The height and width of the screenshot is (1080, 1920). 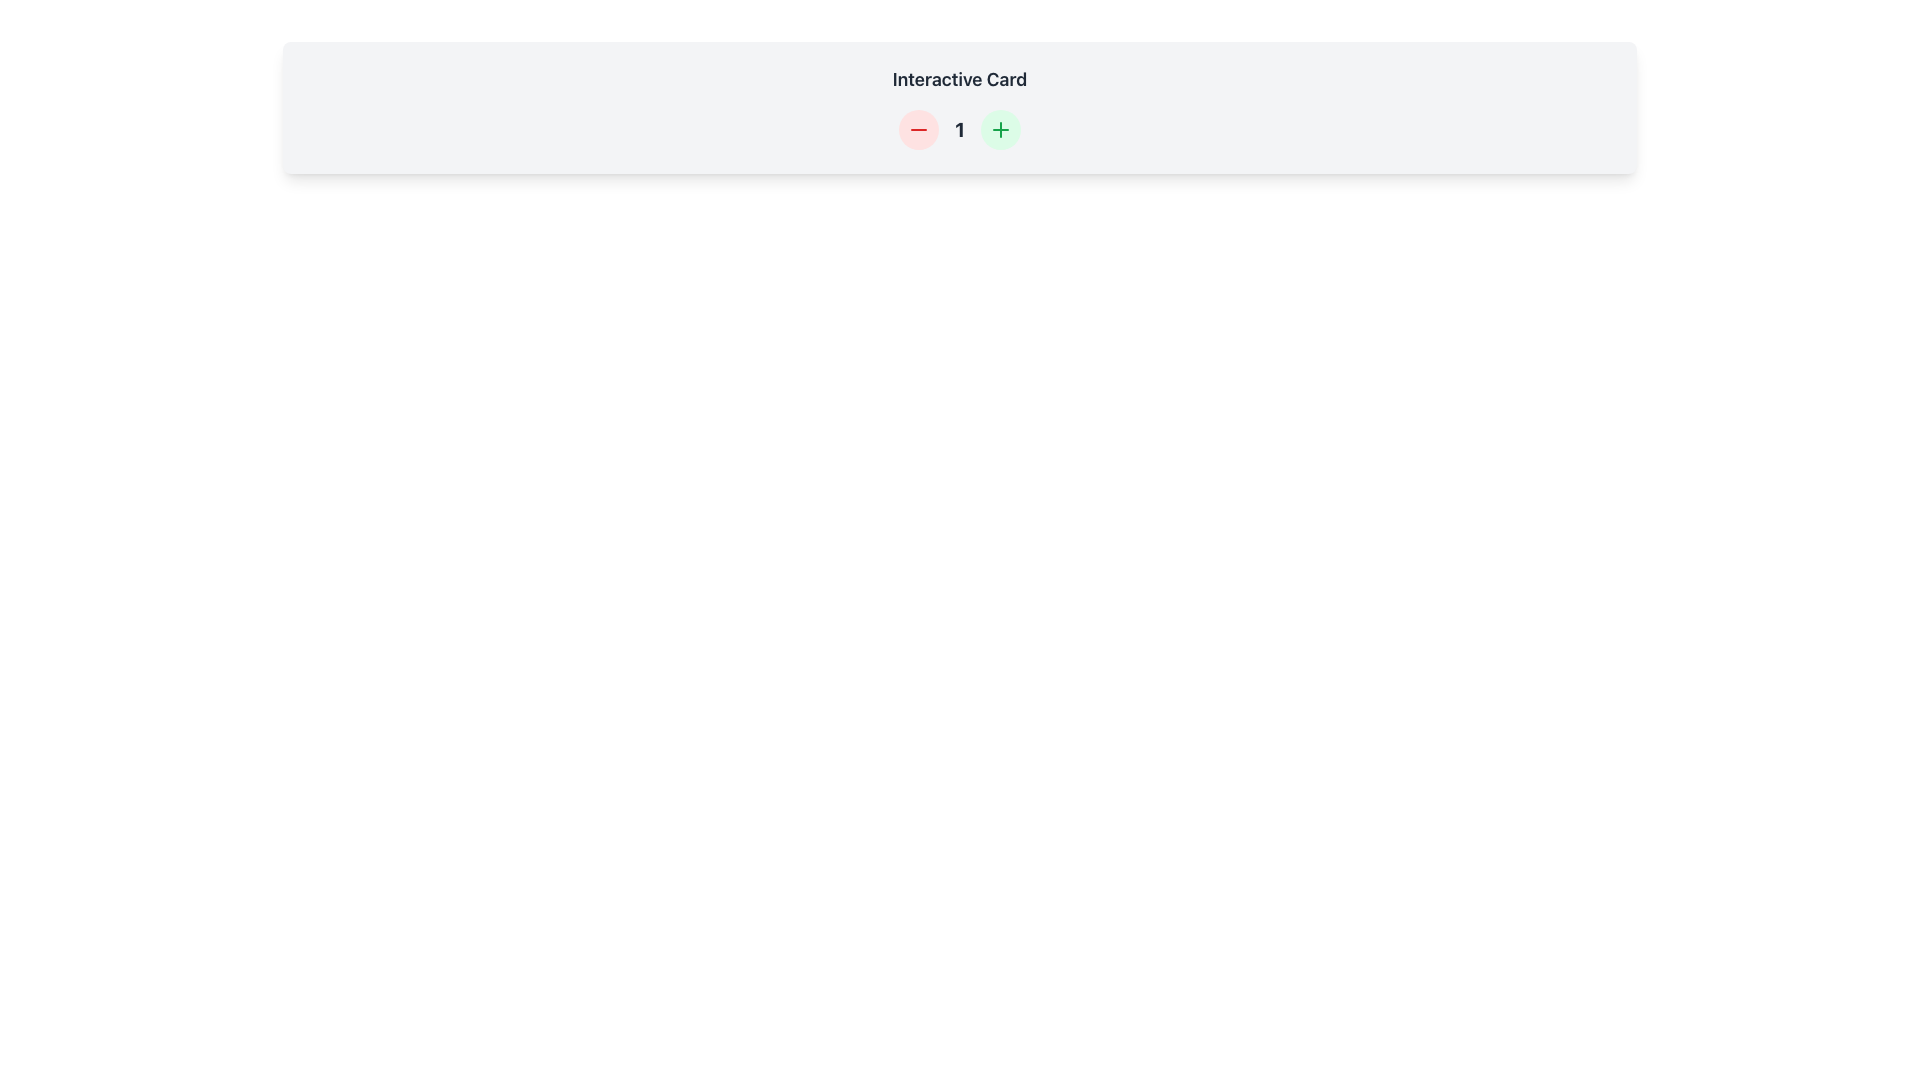 What do you see at coordinates (999, 130) in the screenshot?
I see `the increment button located on the right side of the numeric label` at bounding box center [999, 130].